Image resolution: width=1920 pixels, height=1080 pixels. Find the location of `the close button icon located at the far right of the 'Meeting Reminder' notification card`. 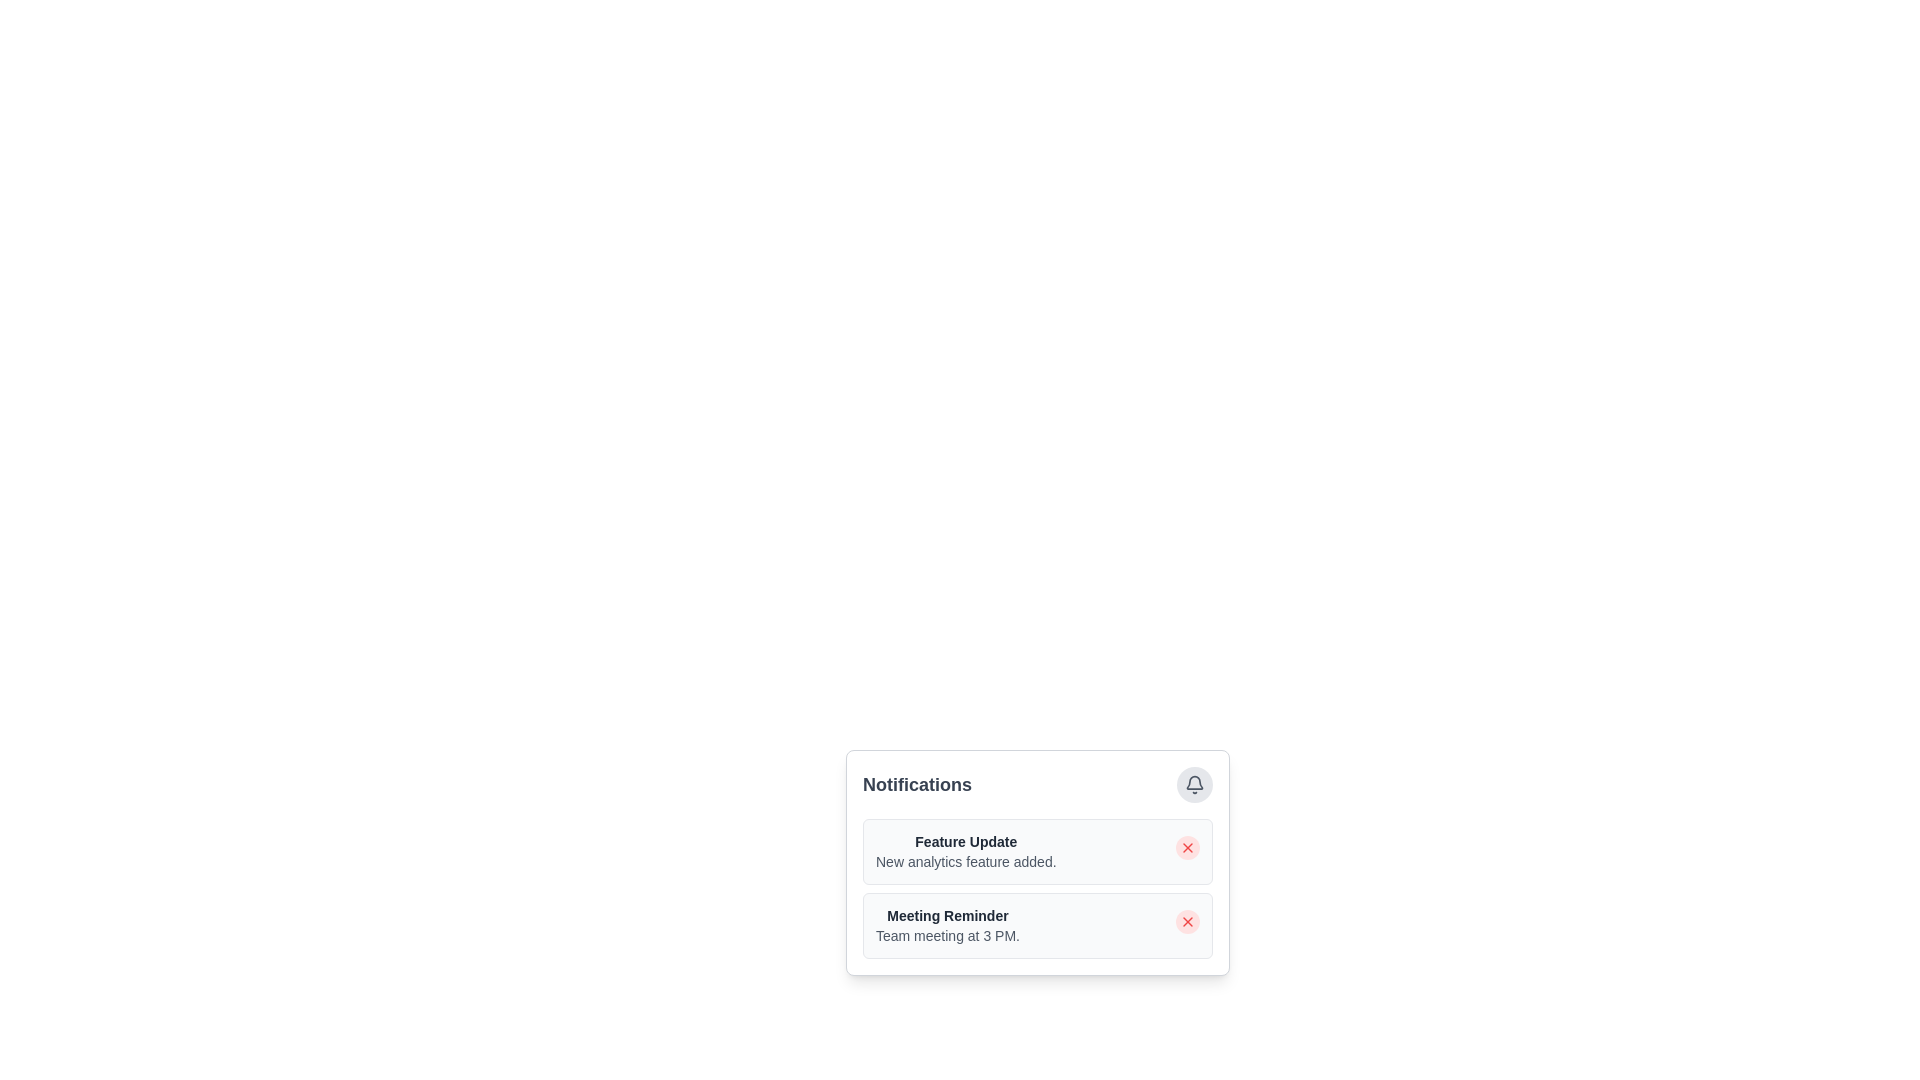

the close button icon located at the far right of the 'Meeting Reminder' notification card is located at coordinates (1188, 921).